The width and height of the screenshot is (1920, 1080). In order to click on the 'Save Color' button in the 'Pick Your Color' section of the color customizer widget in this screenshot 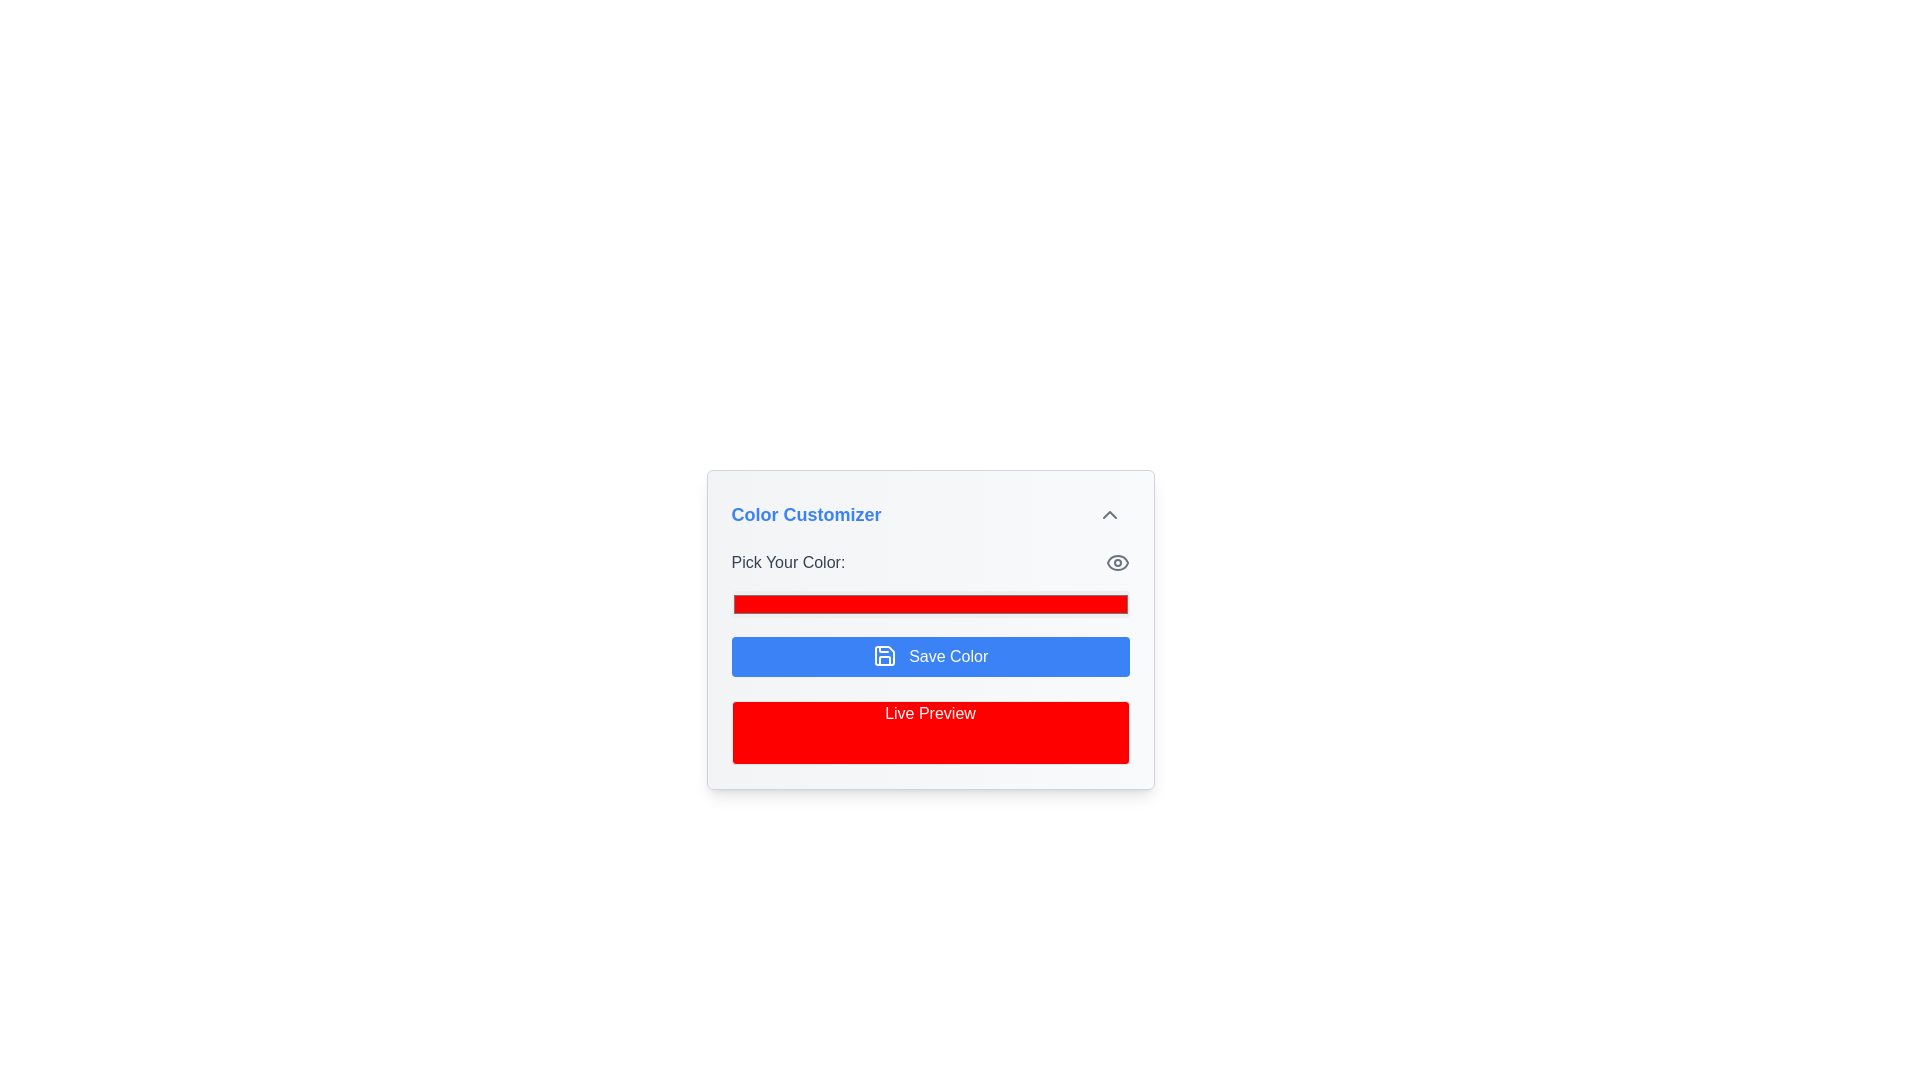, I will do `click(929, 658)`.